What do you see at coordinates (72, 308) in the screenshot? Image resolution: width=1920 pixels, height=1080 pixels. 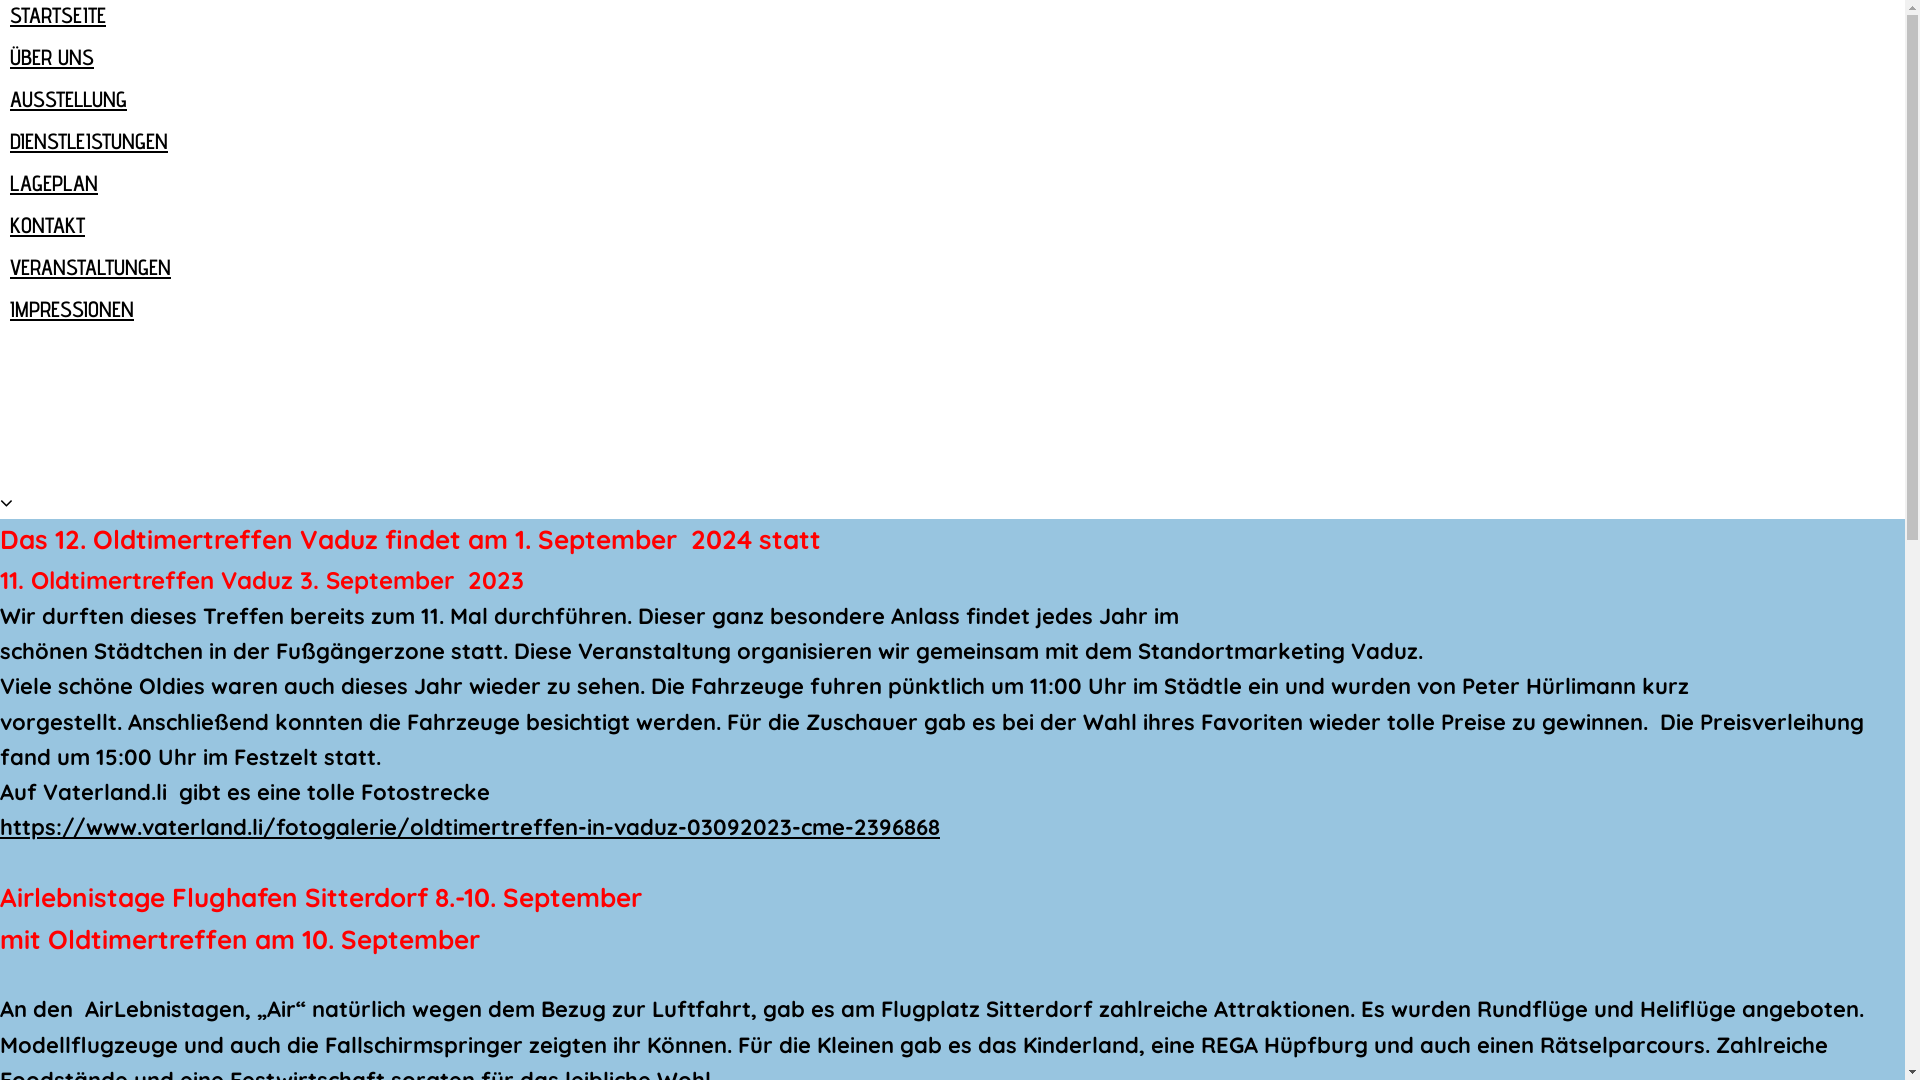 I see `'IMPRESSIONEN'` at bounding box center [72, 308].